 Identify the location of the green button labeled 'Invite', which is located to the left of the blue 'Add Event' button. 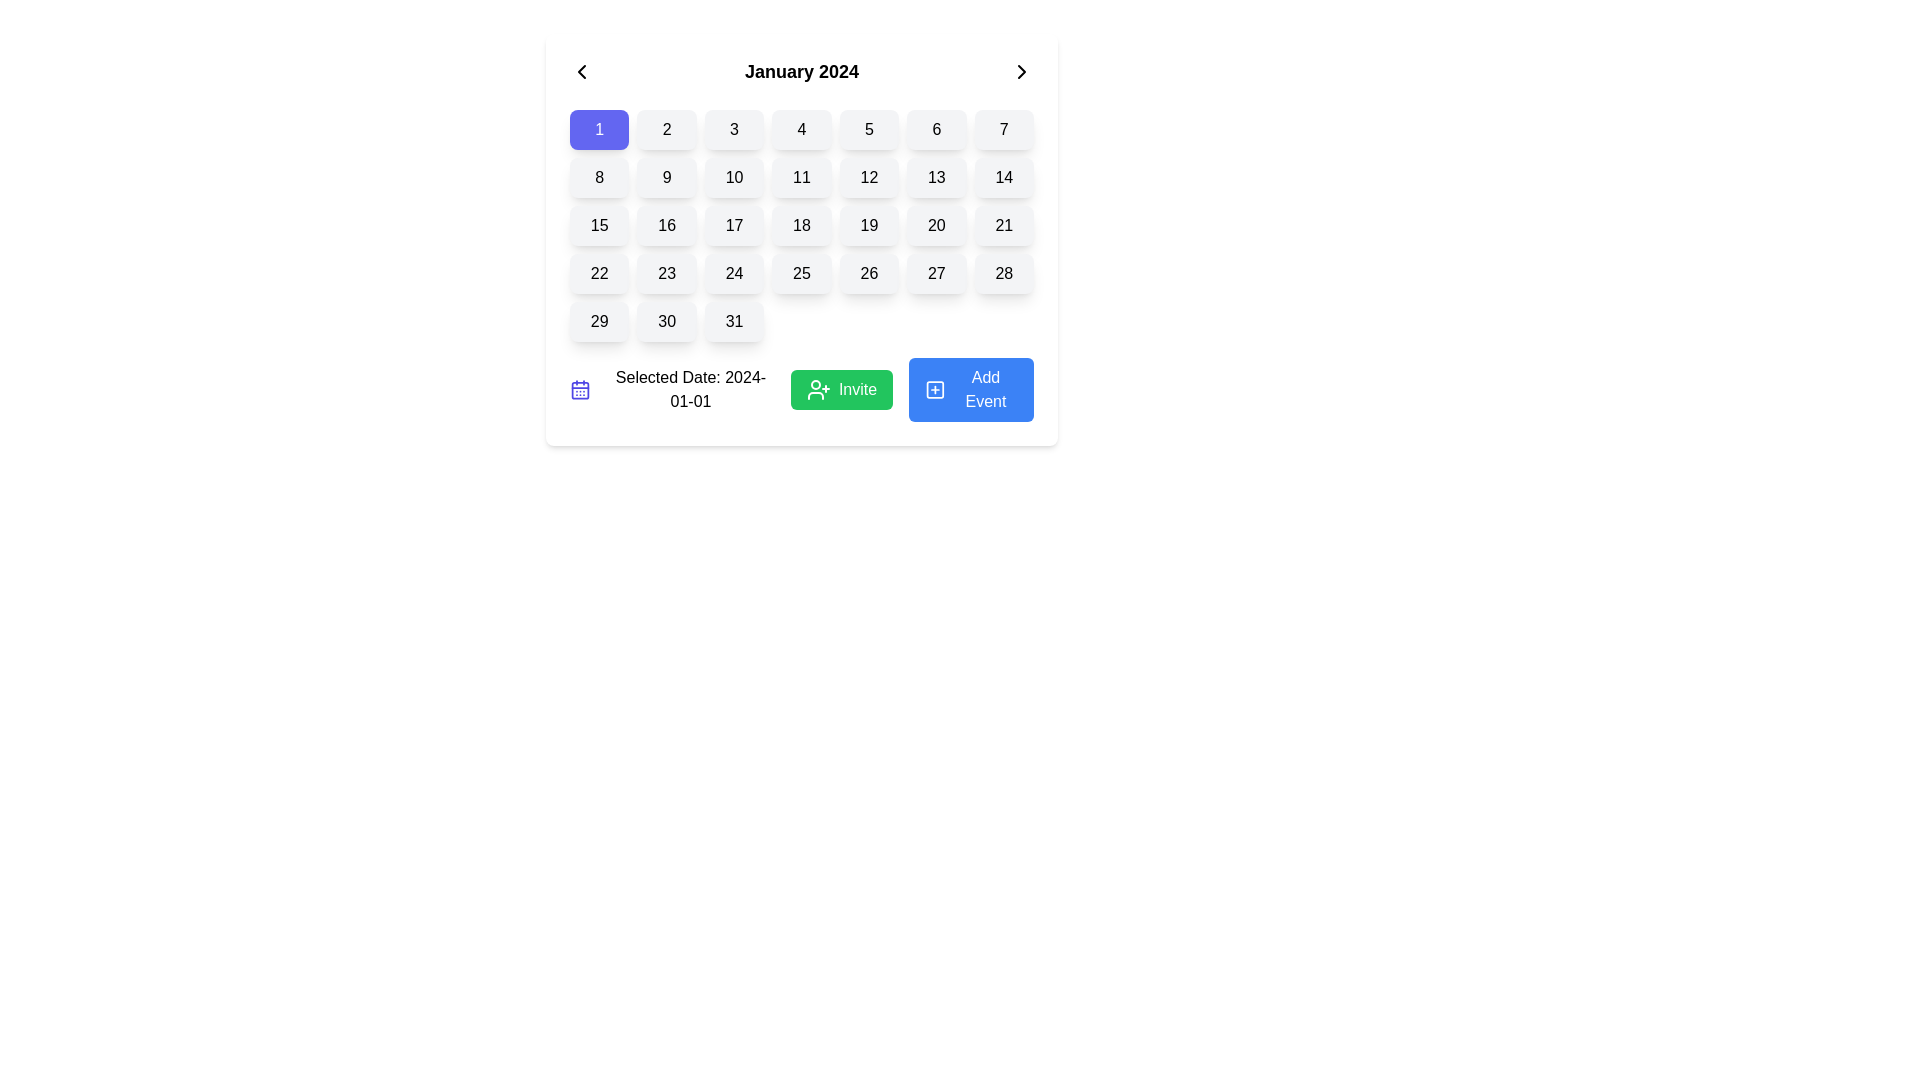
(858, 389).